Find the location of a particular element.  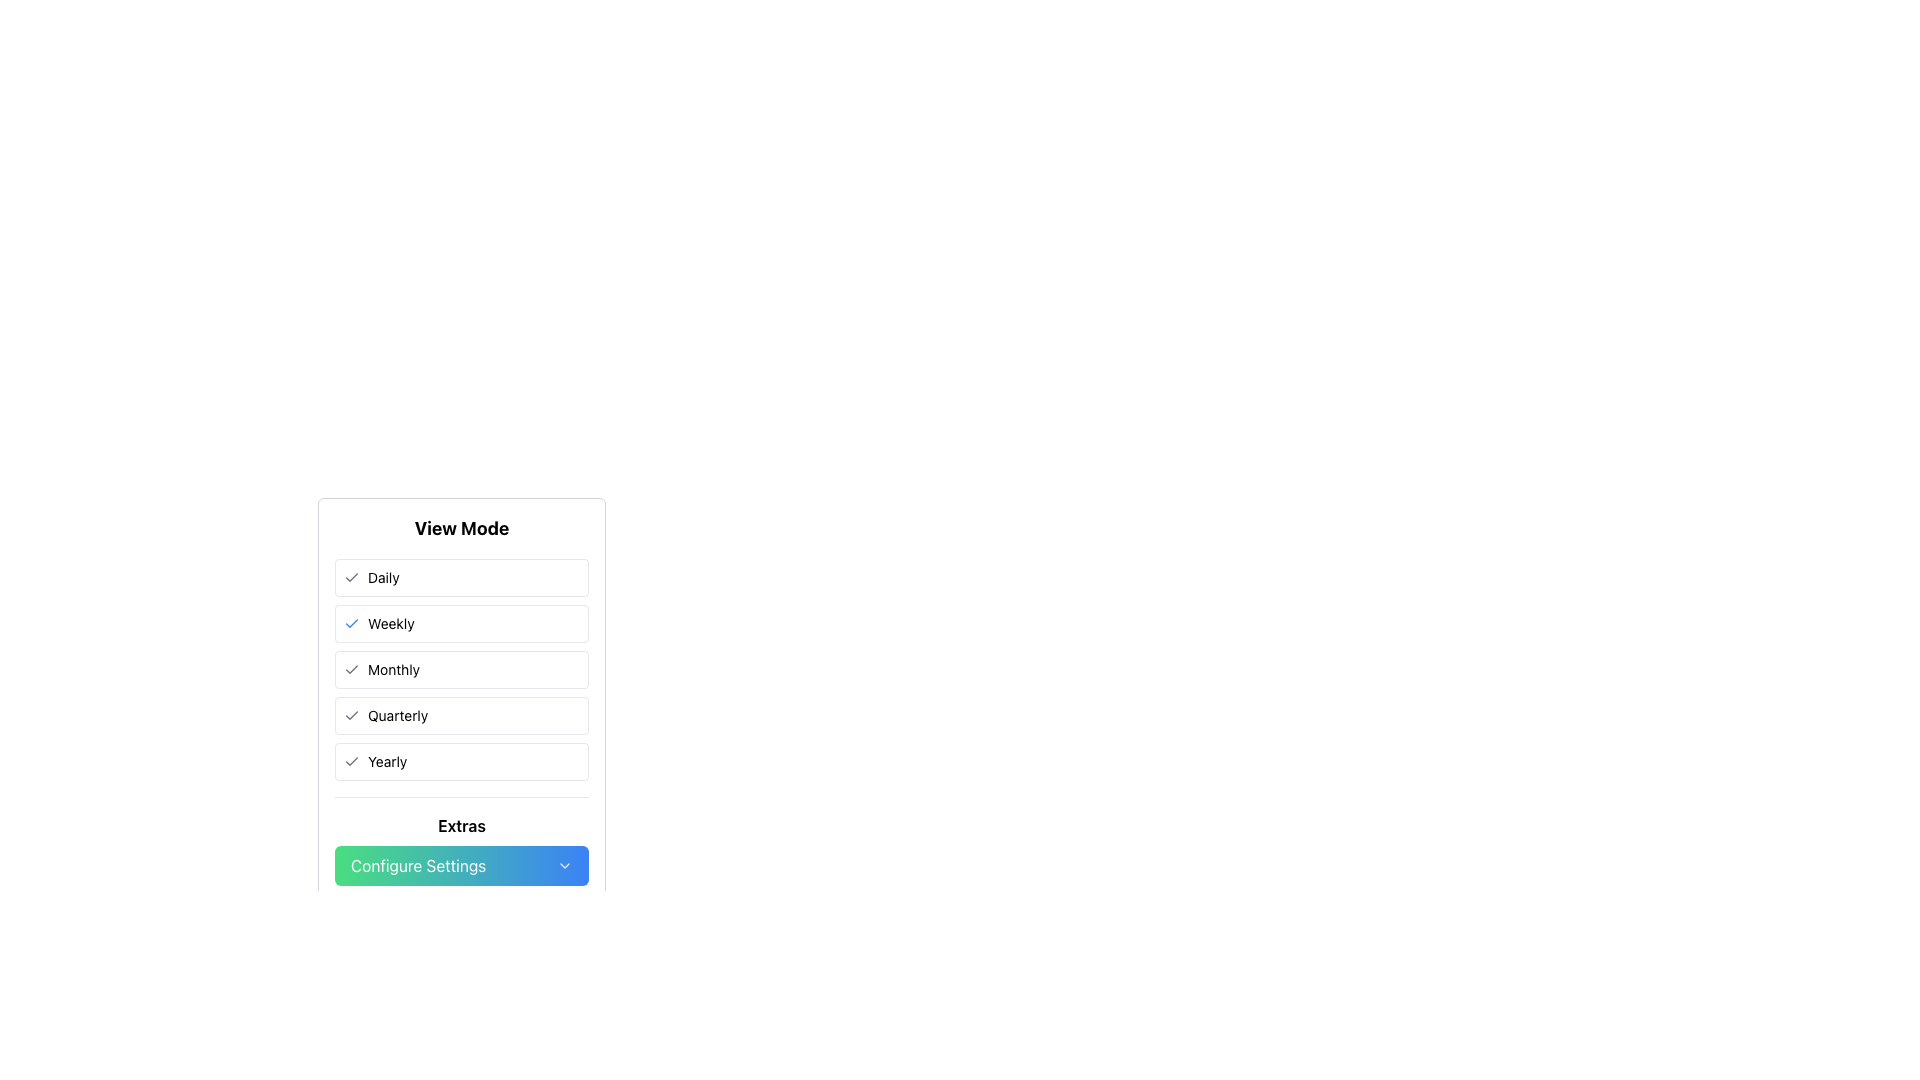

the third option labeled 'Monthly' in the vertical list of options under the 'View Mode' section is located at coordinates (460, 670).